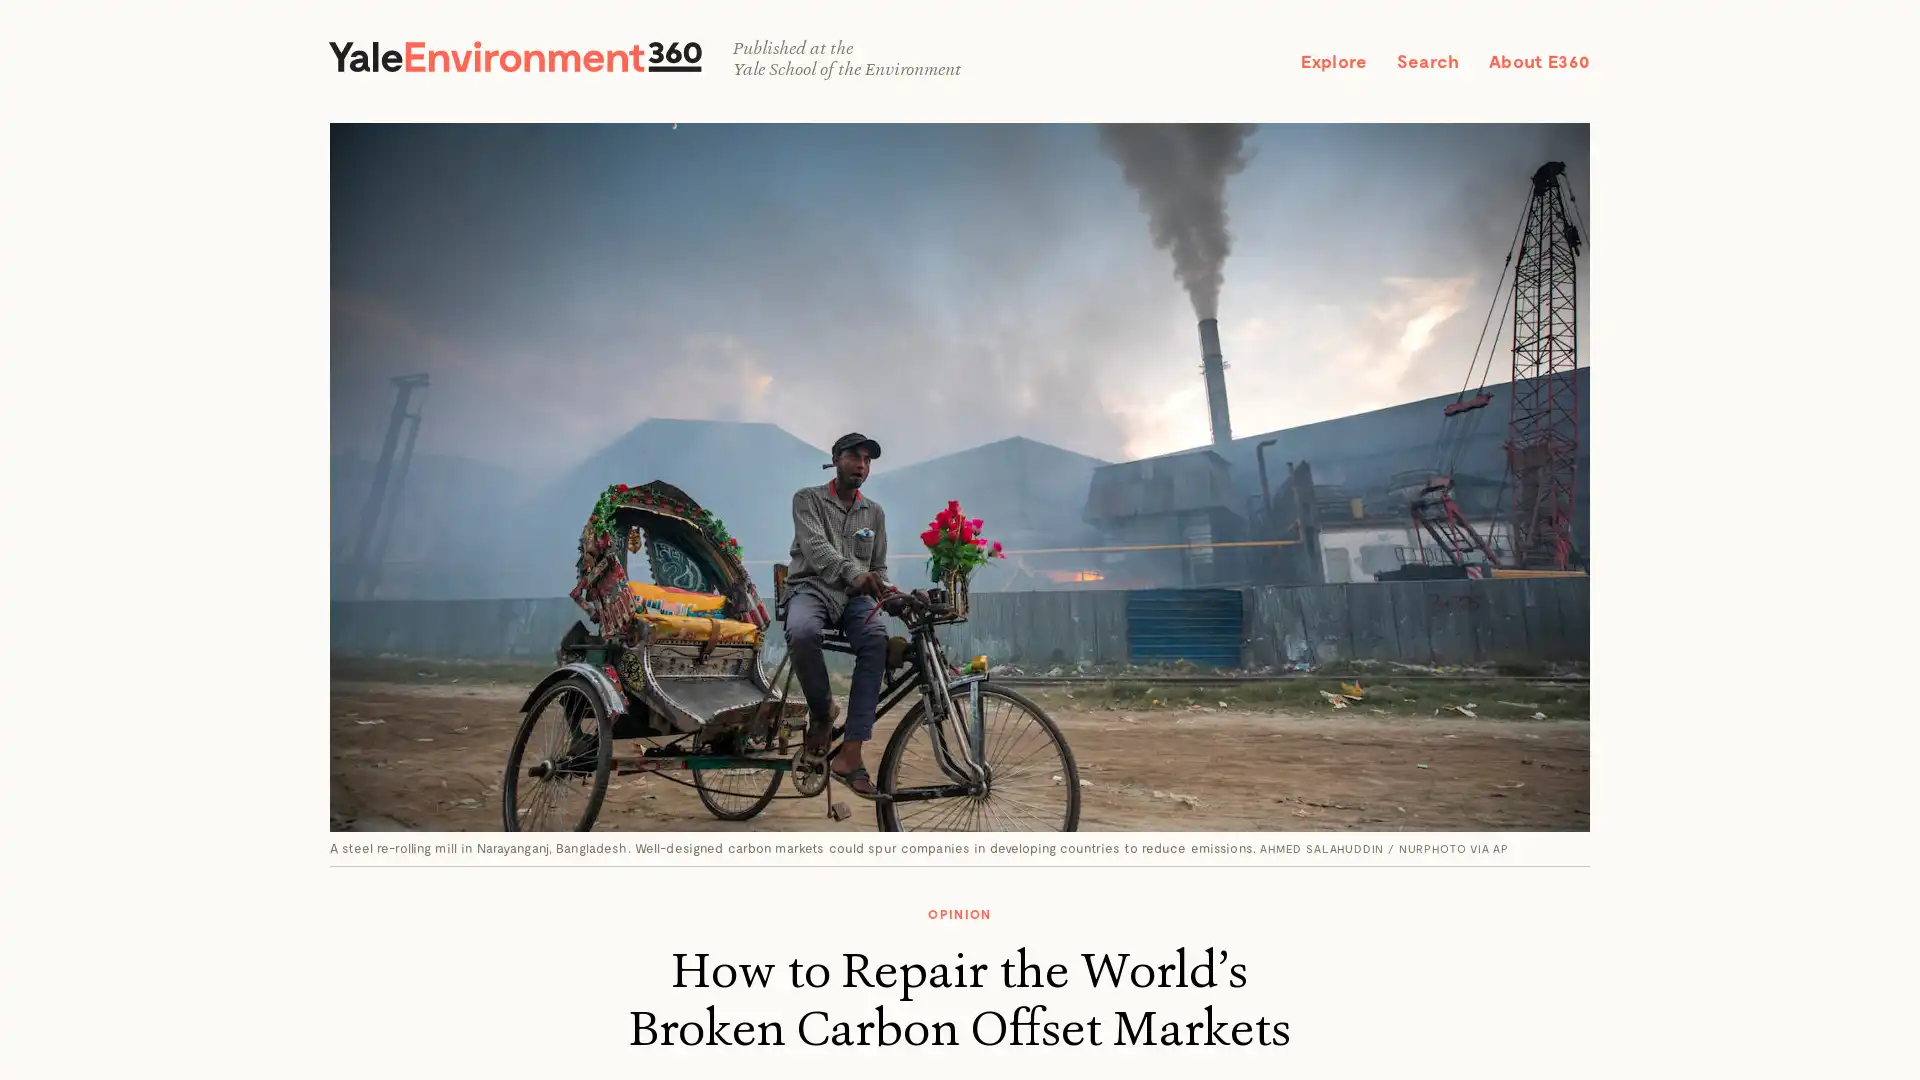 The image size is (1920, 1080). Describe the element at coordinates (958, 640) in the screenshot. I see `YES, I WILL DONATE.` at that location.